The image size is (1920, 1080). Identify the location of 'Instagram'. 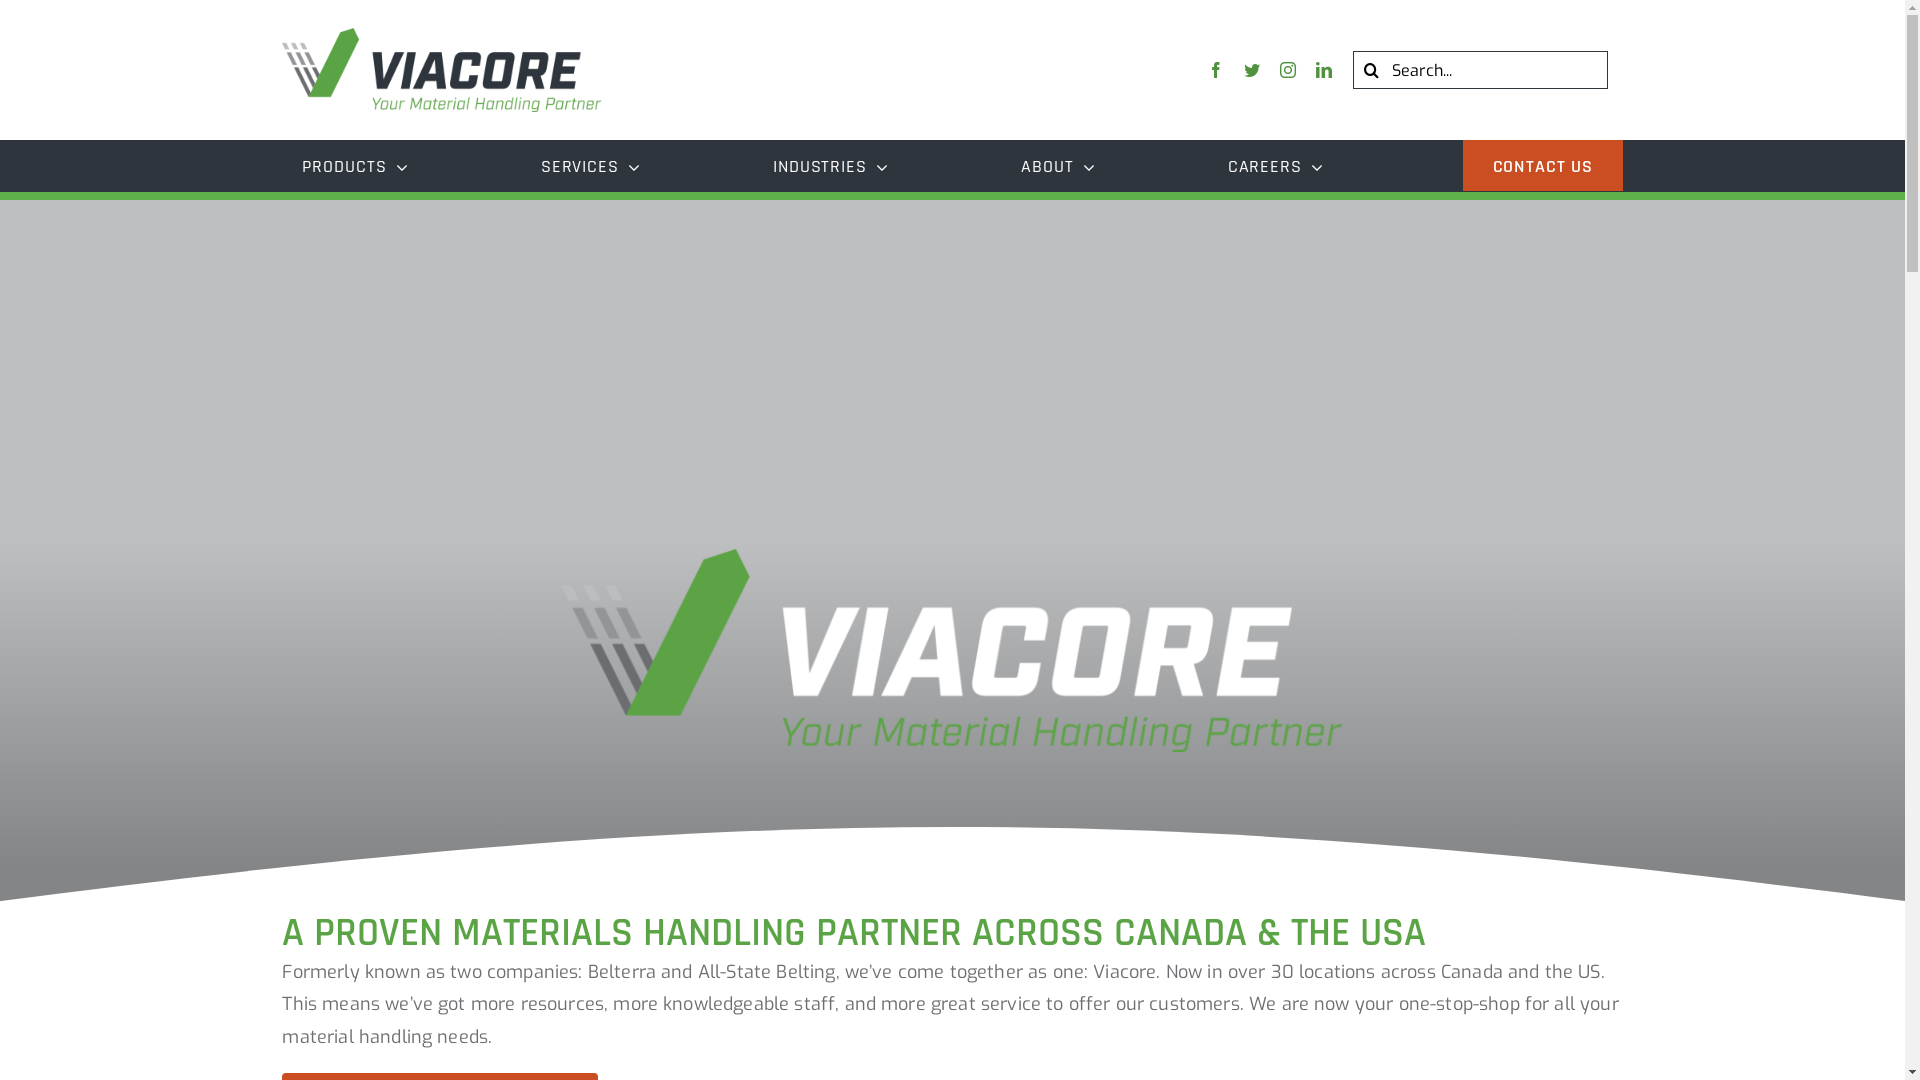
(1287, 68).